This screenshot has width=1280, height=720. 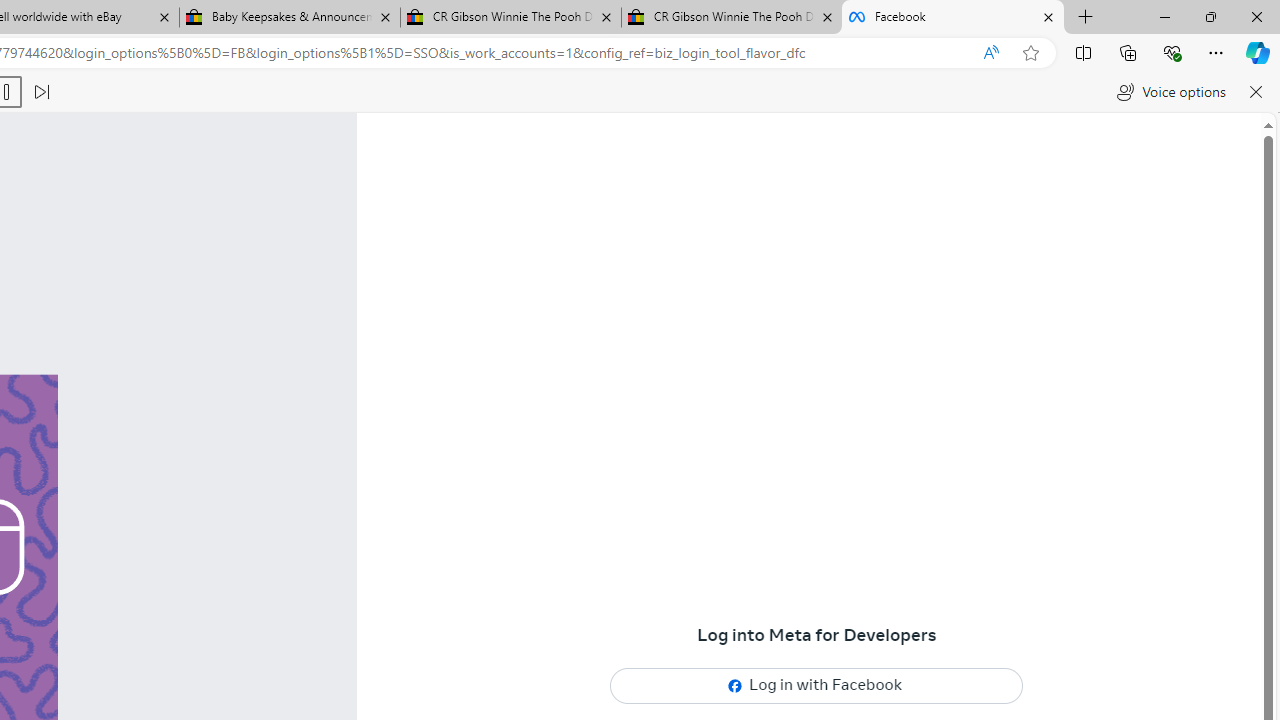 I want to click on 'Baby Keepsakes & Announcements for sale | eBay', so click(x=289, y=17).